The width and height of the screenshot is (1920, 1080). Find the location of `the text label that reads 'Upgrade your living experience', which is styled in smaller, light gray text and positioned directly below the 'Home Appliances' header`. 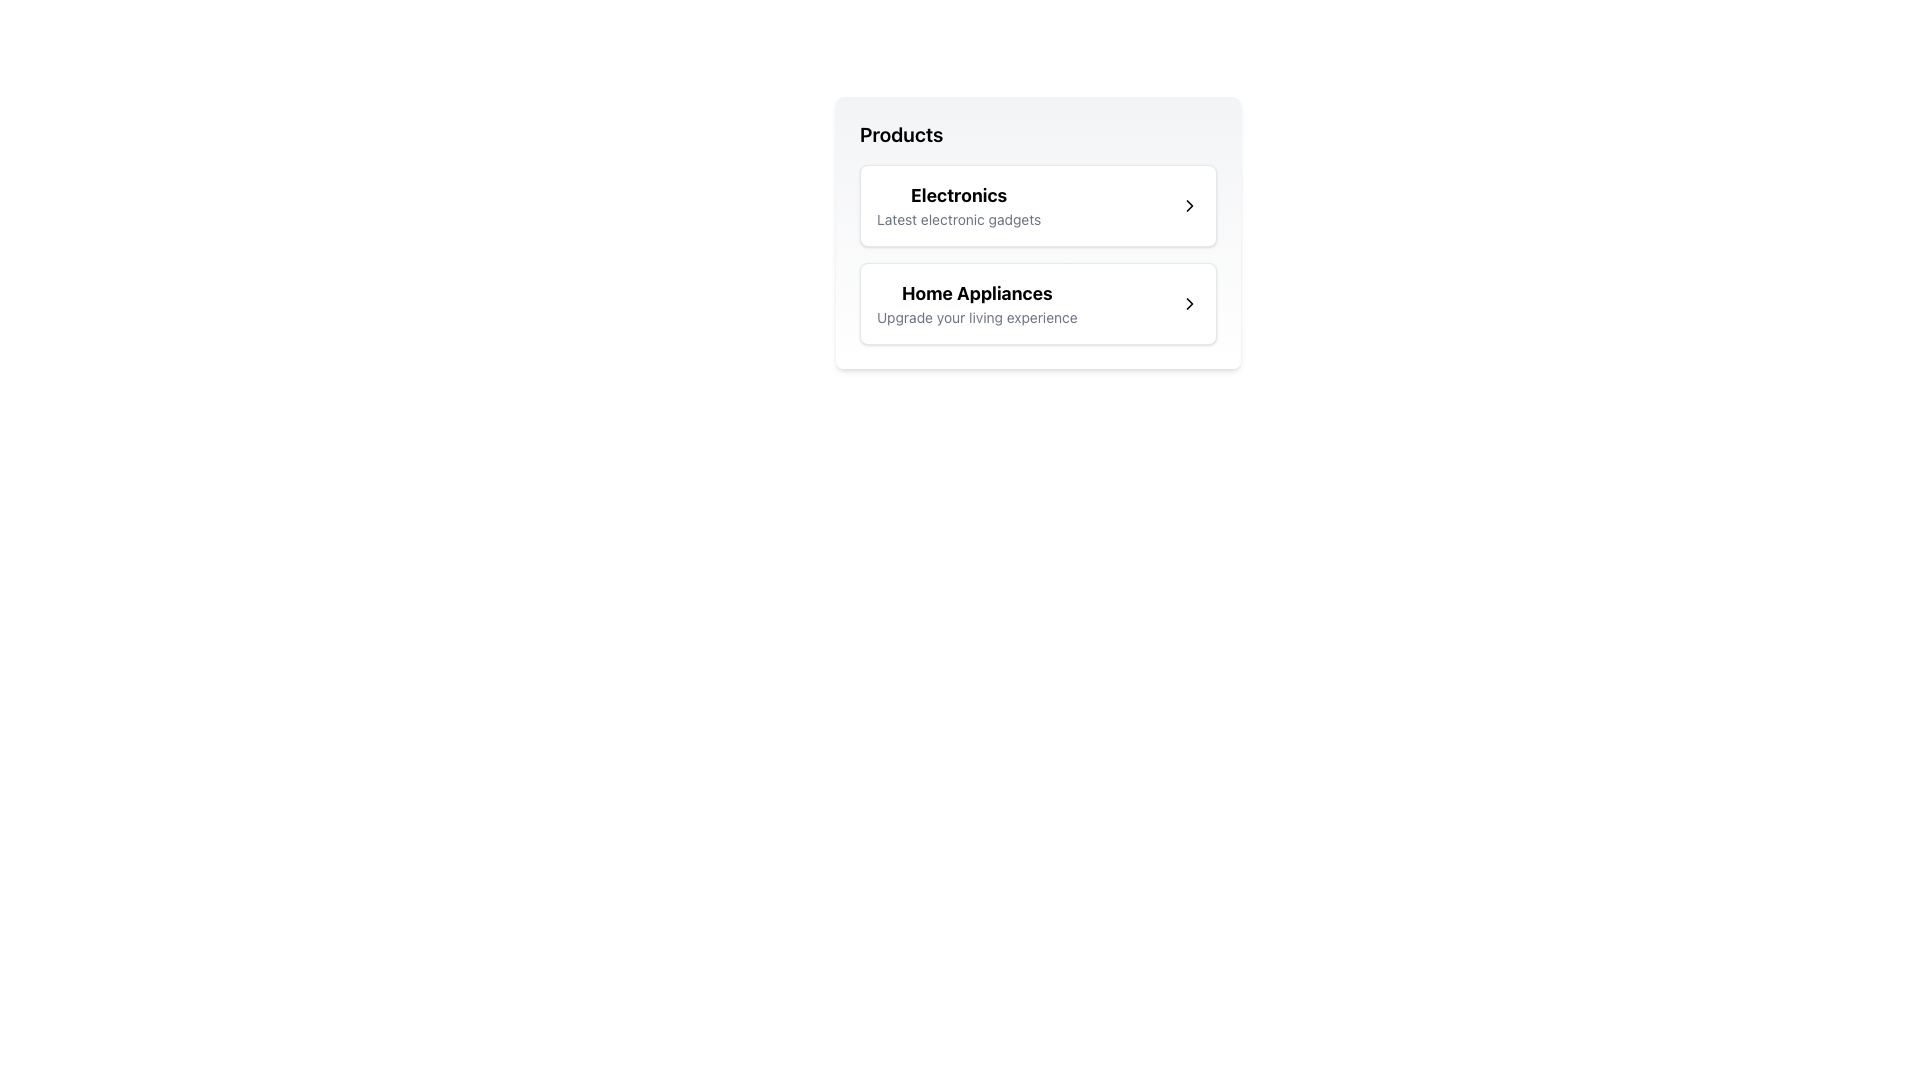

the text label that reads 'Upgrade your living experience', which is styled in smaller, light gray text and positioned directly below the 'Home Appliances' header is located at coordinates (977, 316).